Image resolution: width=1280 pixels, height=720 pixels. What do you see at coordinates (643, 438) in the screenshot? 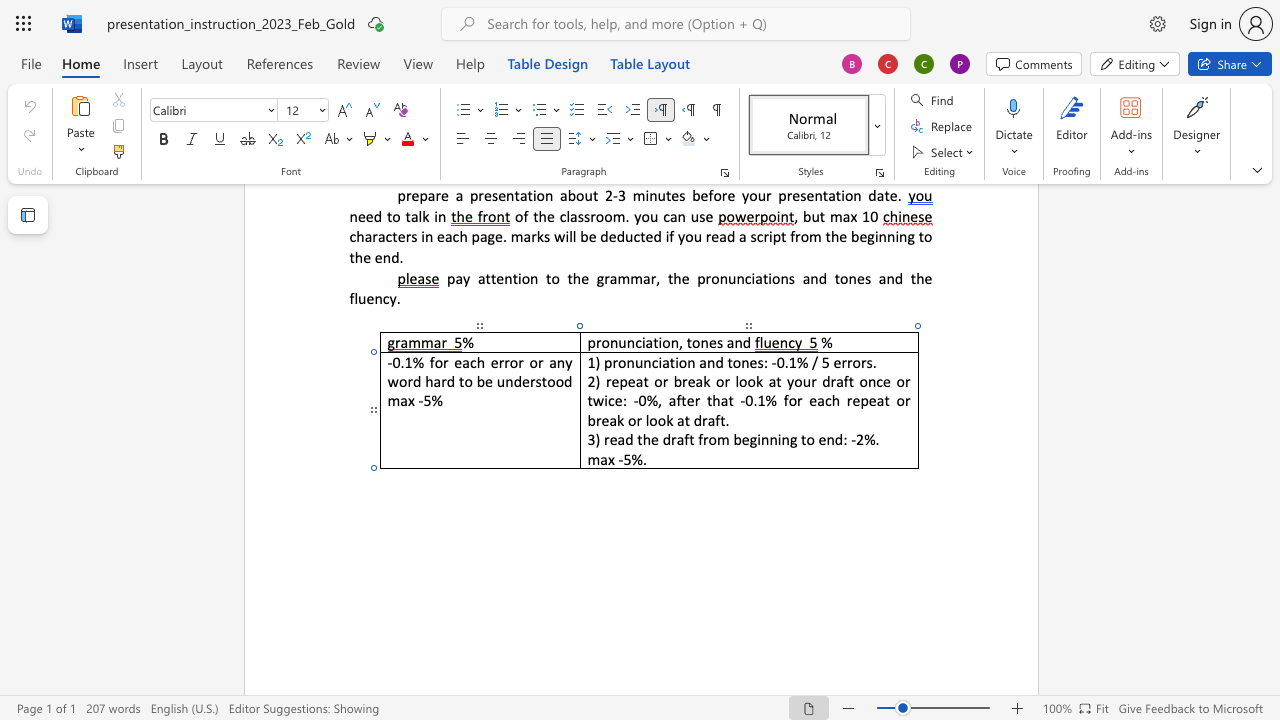
I see `the space between the continuous character "t" and "h" in the text` at bounding box center [643, 438].